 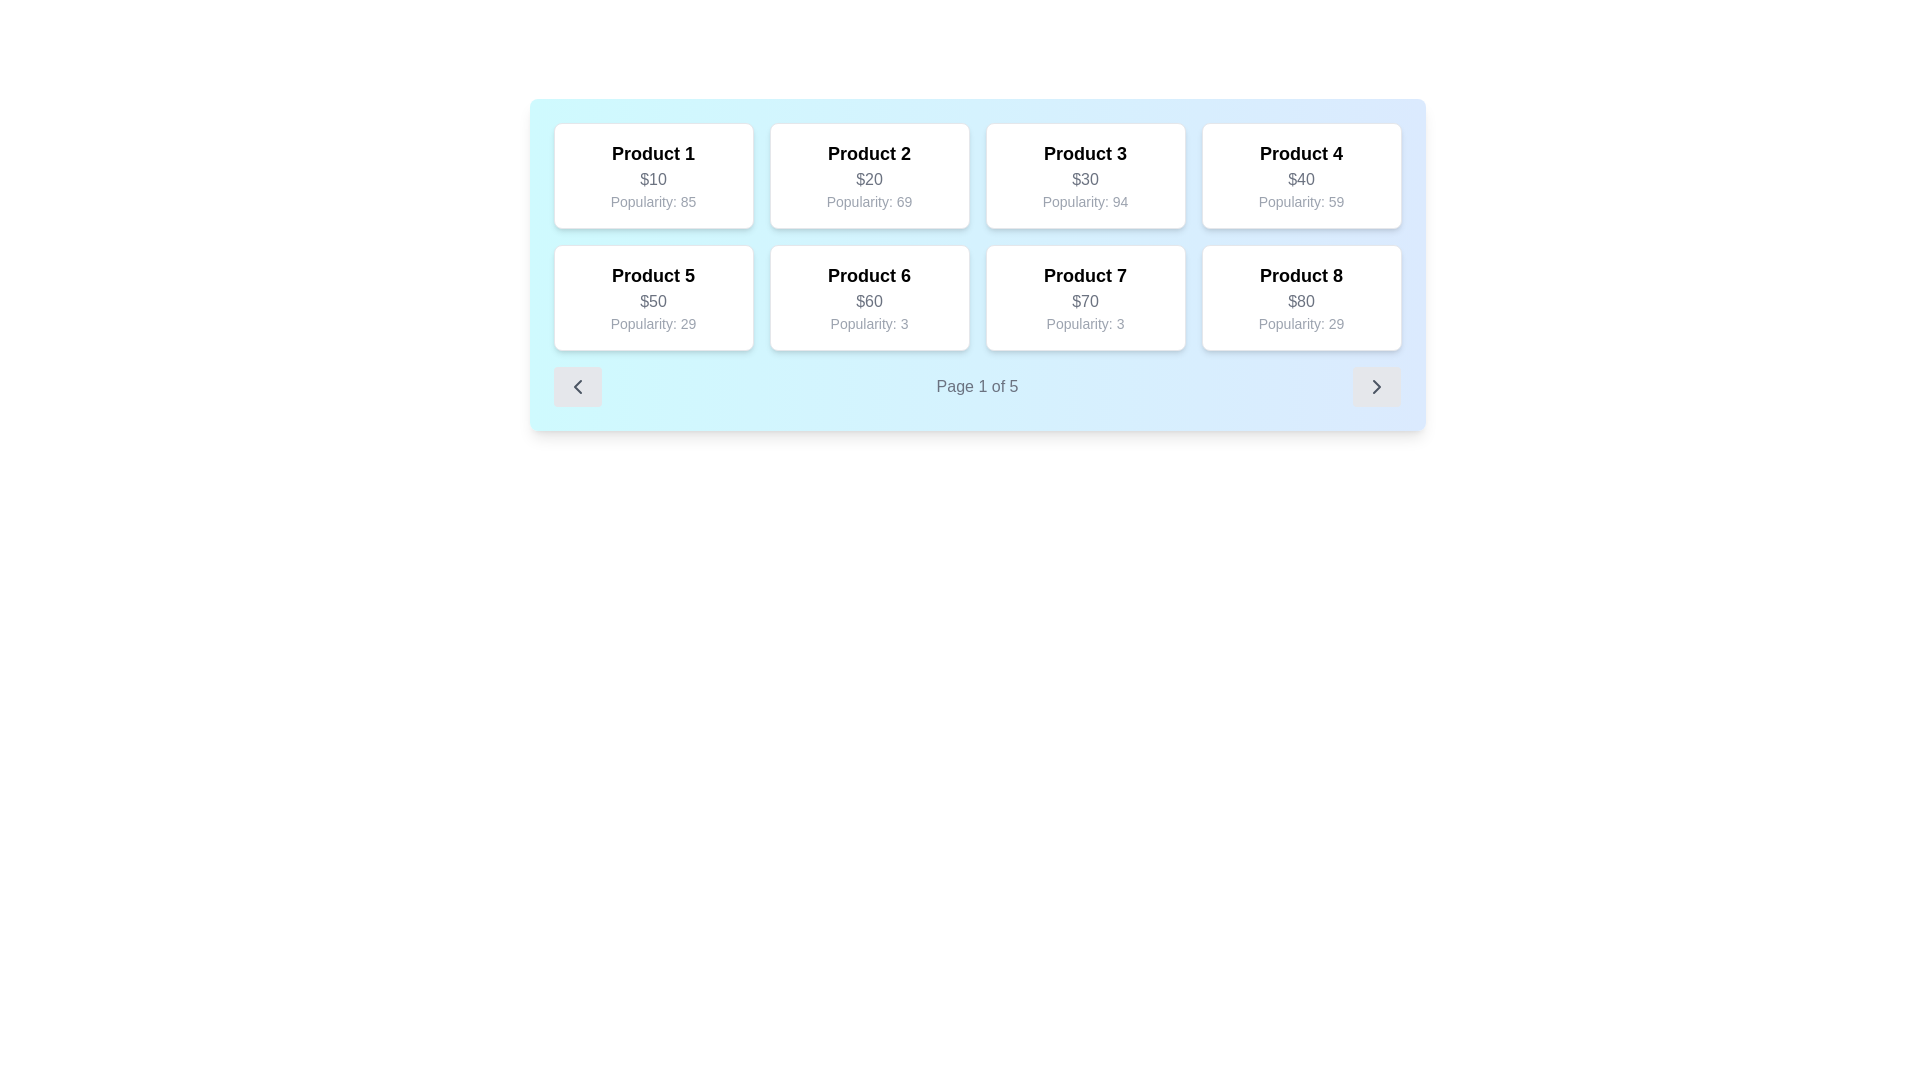 I want to click on the text label of 'Product 3 $30 Popularity: 94', so click(x=1084, y=153).